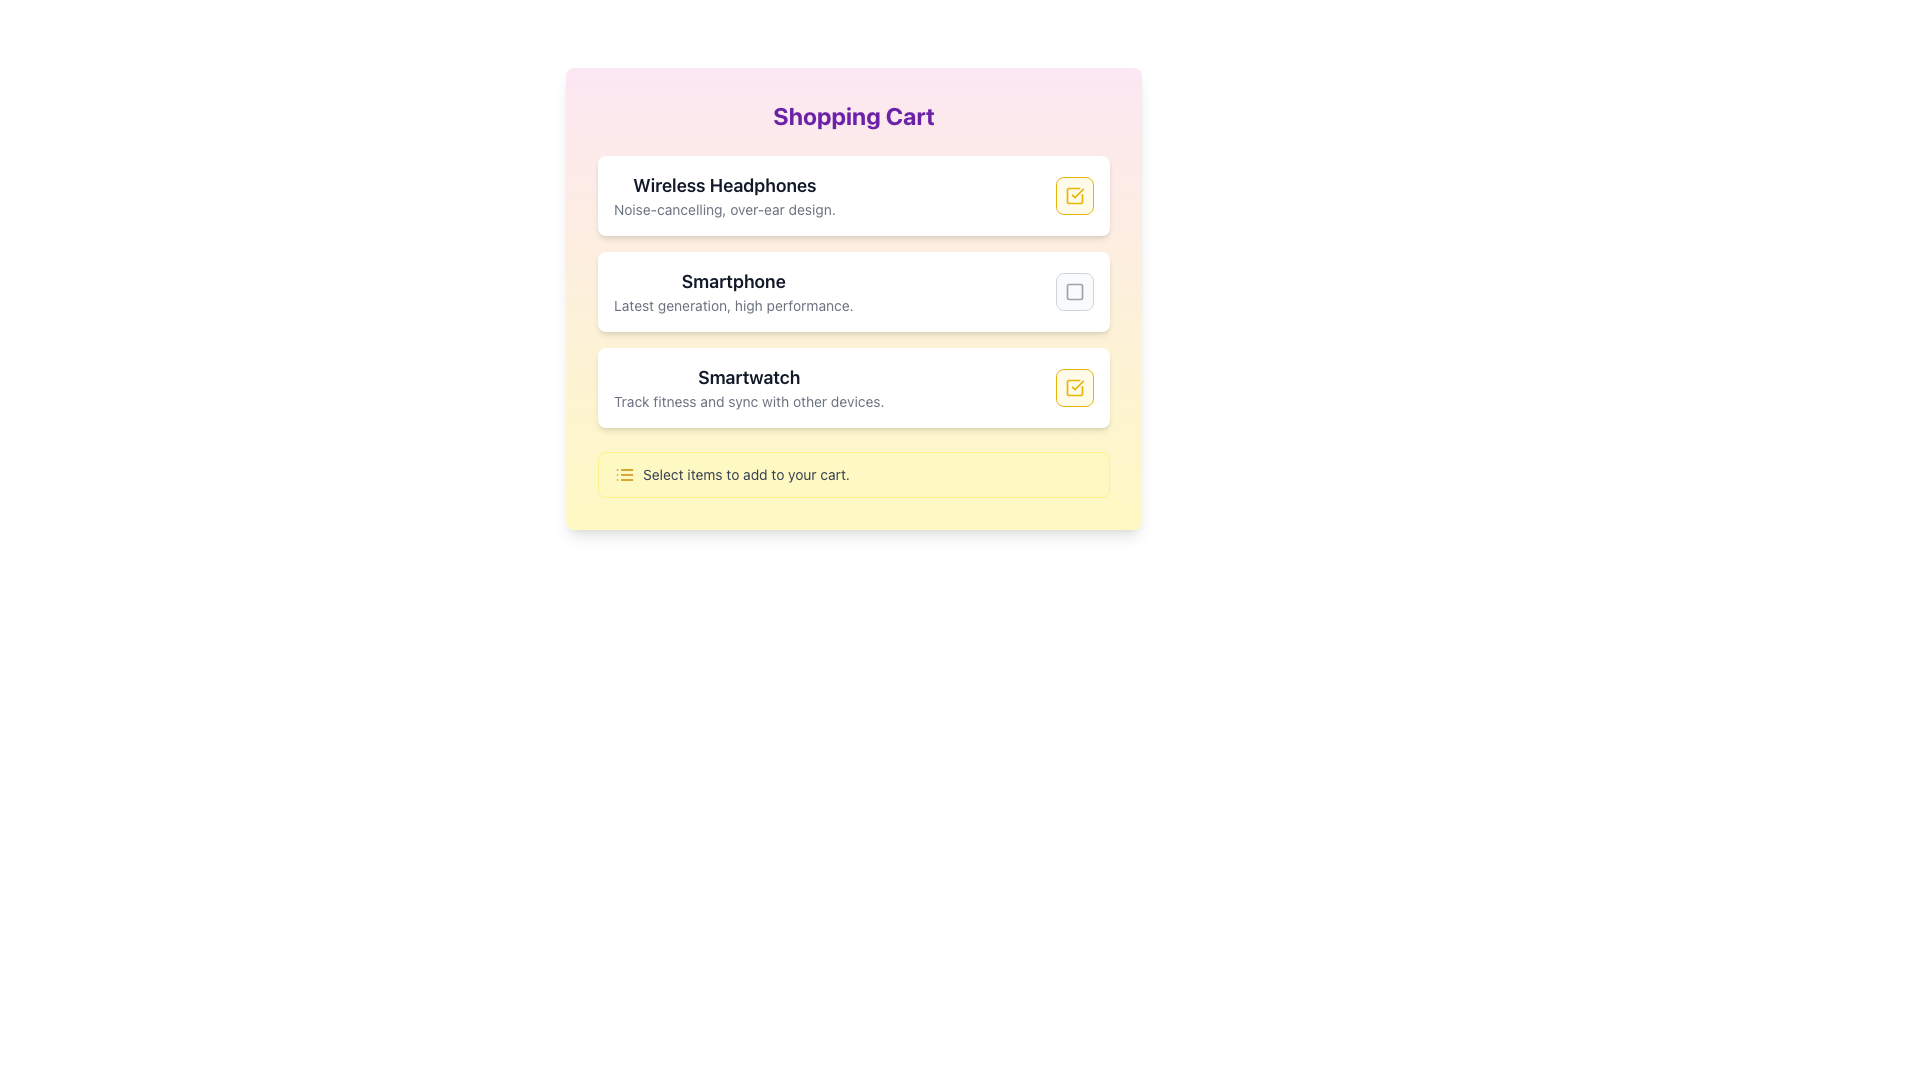 This screenshot has width=1920, height=1080. I want to click on individual components within the product options list located in the 'Shopping Cart' section, so click(854, 292).